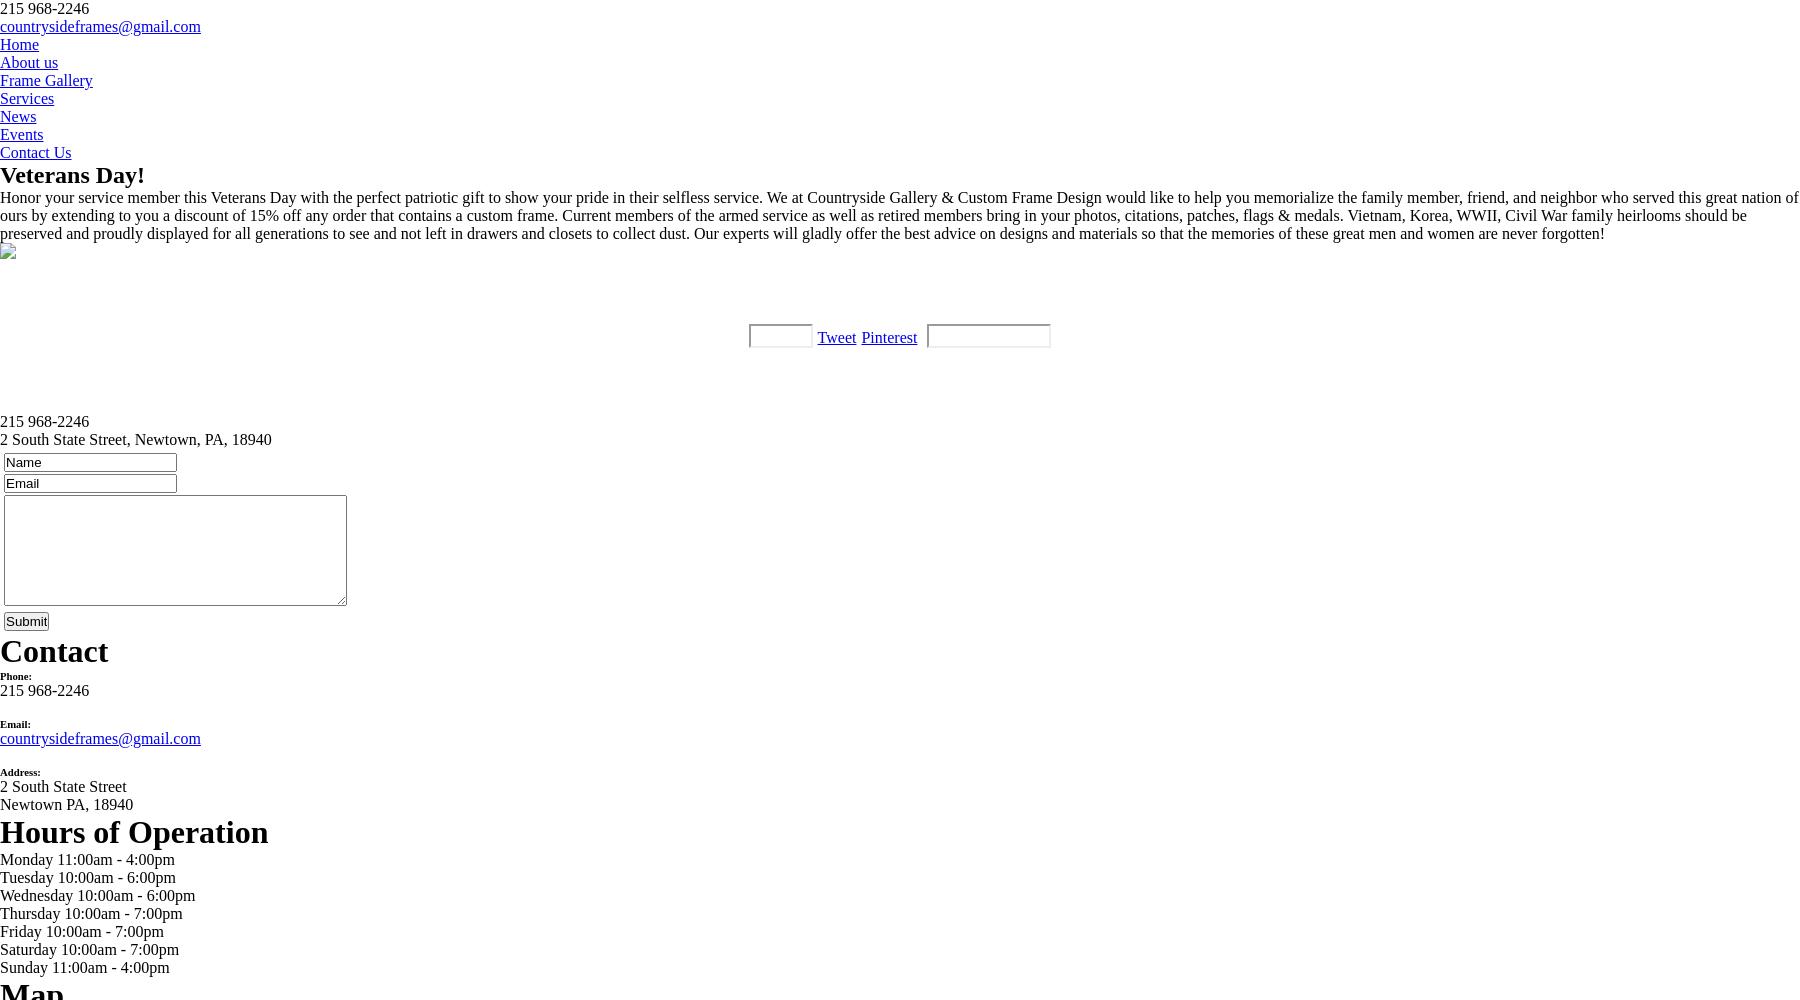  What do you see at coordinates (0, 438) in the screenshot?
I see `'2 South State Street, Newtown, PA, 18940'` at bounding box center [0, 438].